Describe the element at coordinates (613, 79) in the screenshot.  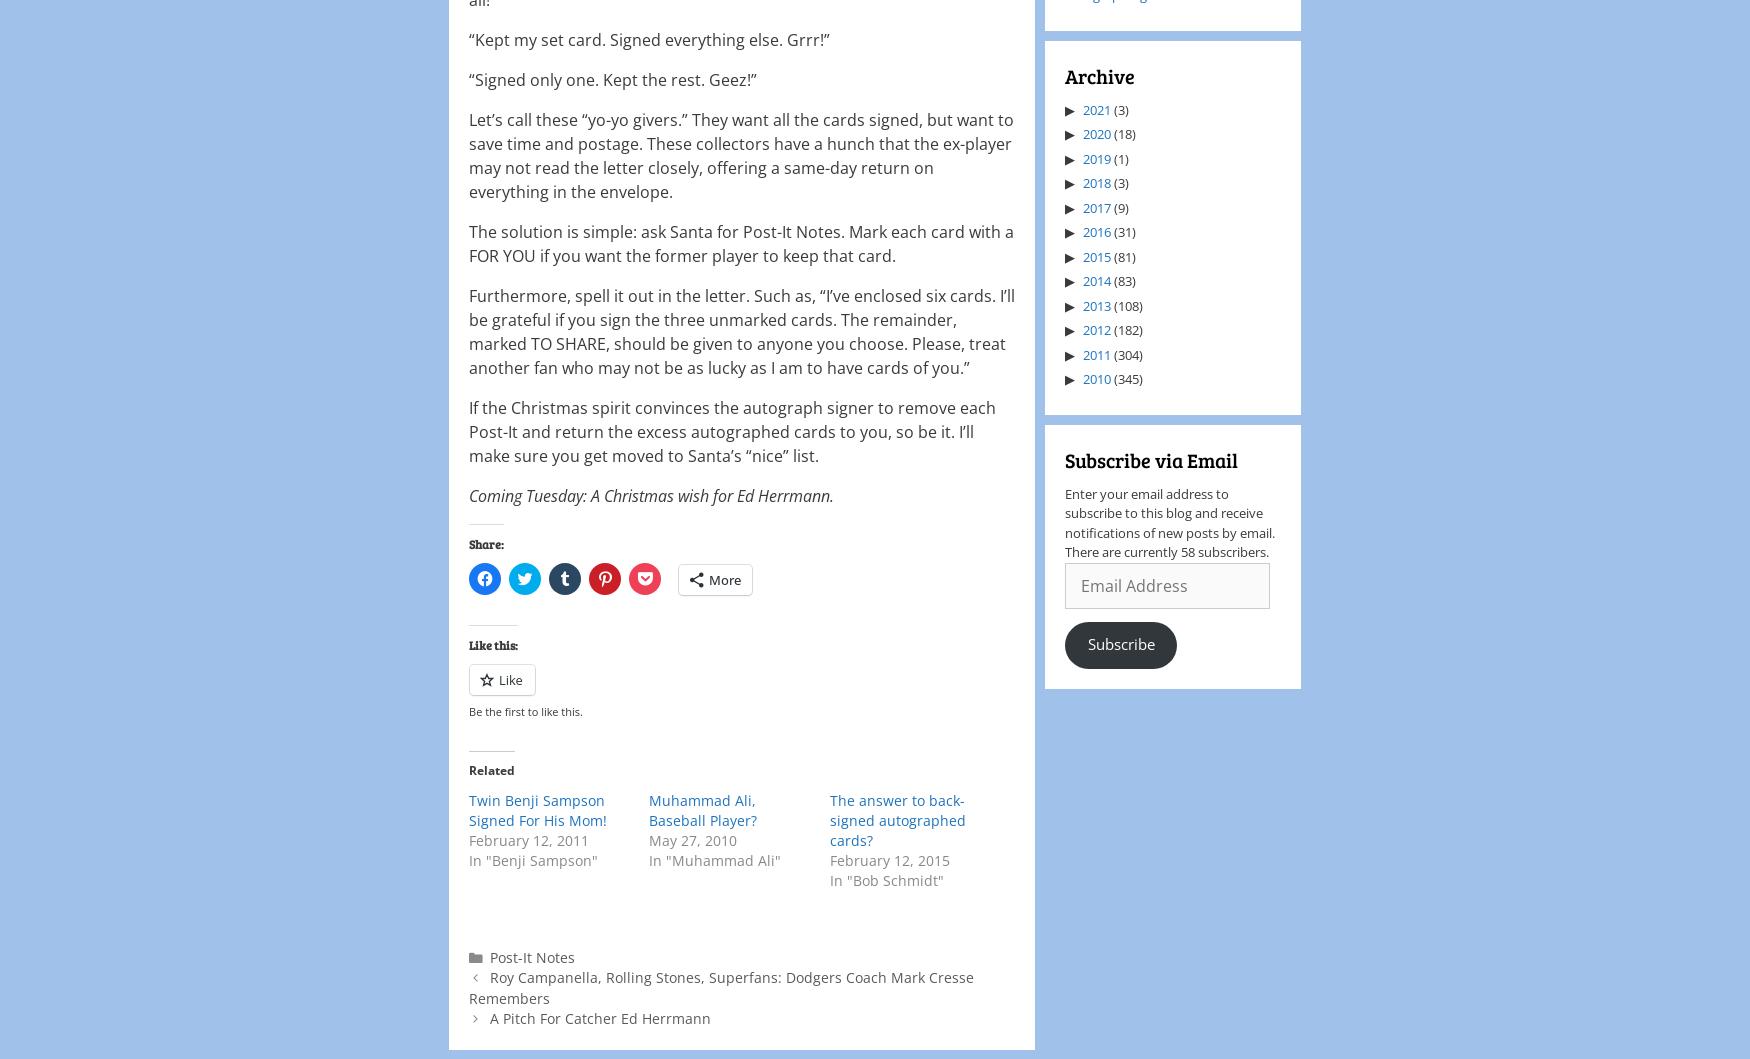
I see `'“Signed only one. Kept the rest. Geez!”'` at that location.